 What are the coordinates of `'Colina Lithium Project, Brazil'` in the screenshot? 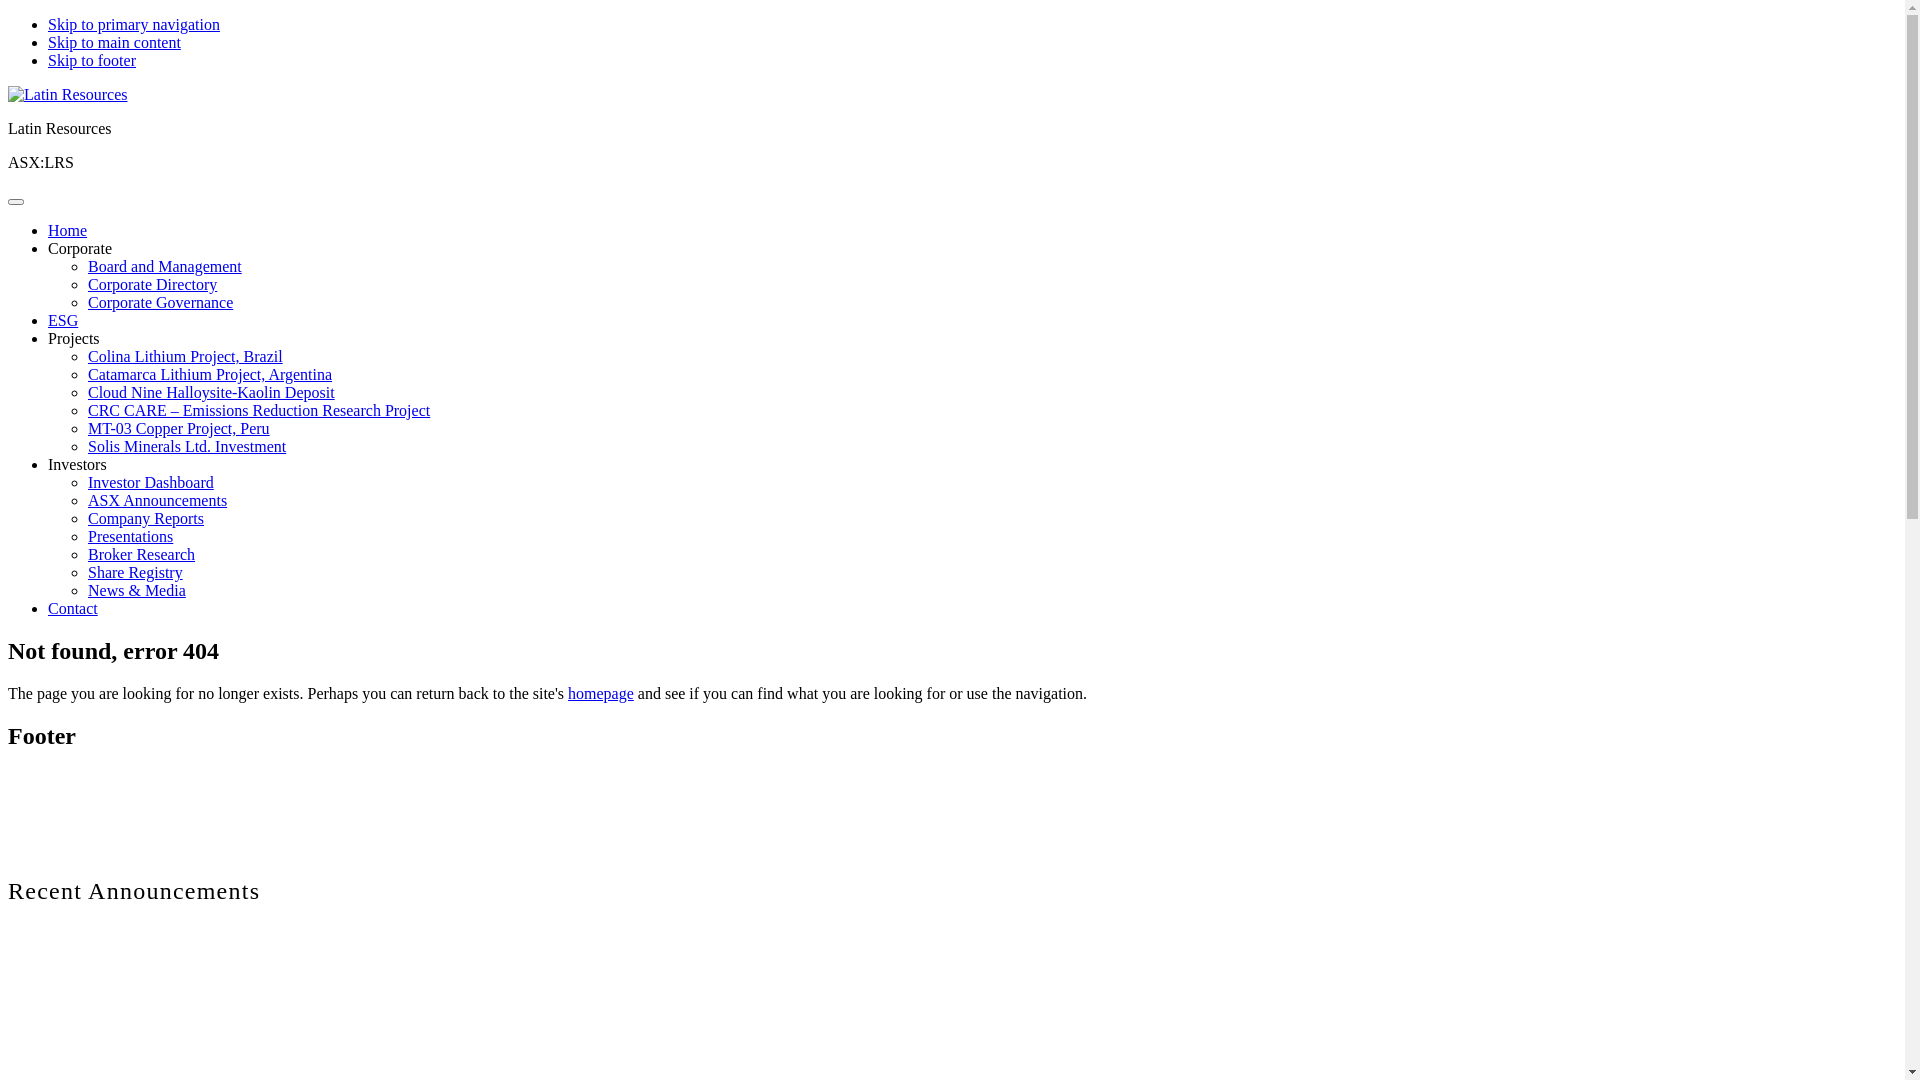 It's located at (185, 355).